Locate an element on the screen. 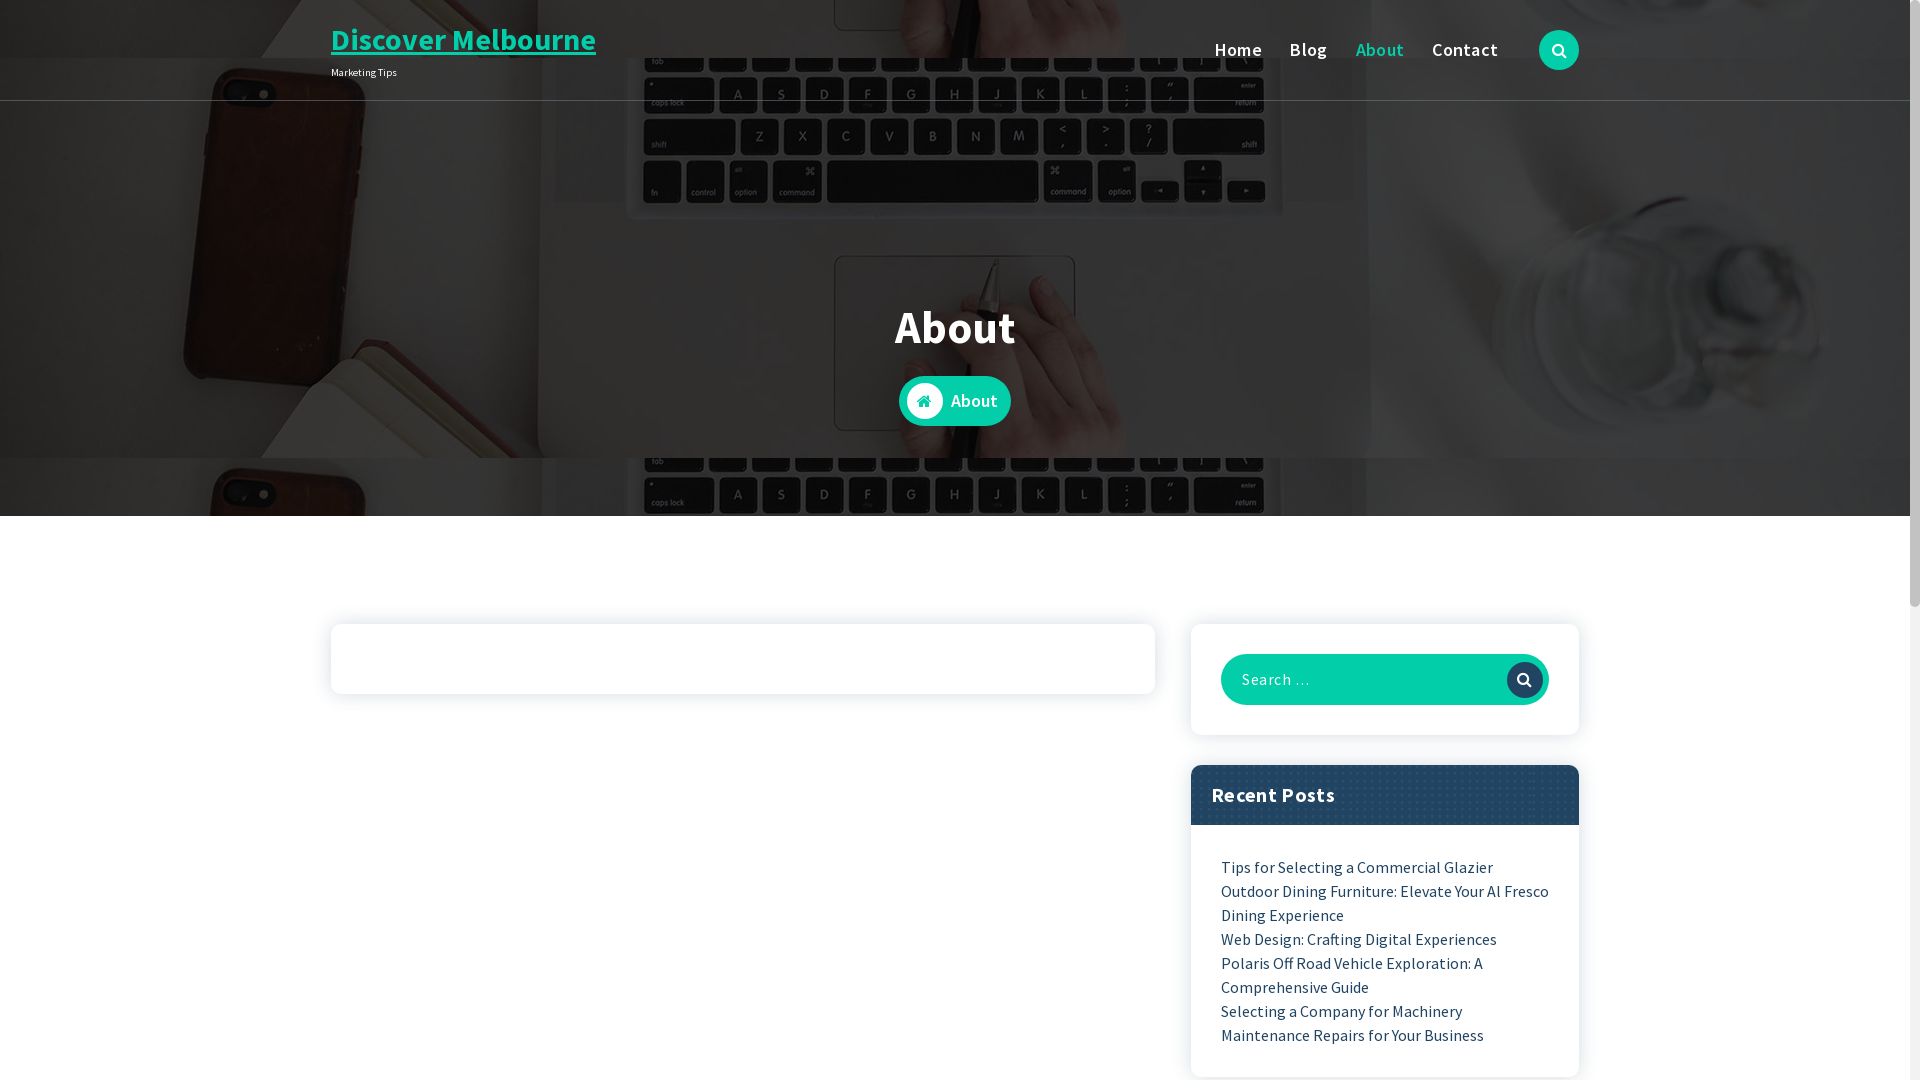 Image resolution: width=1920 pixels, height=1080 pixels. 'Discover Melbourne' is located at coordinates (331, 38).